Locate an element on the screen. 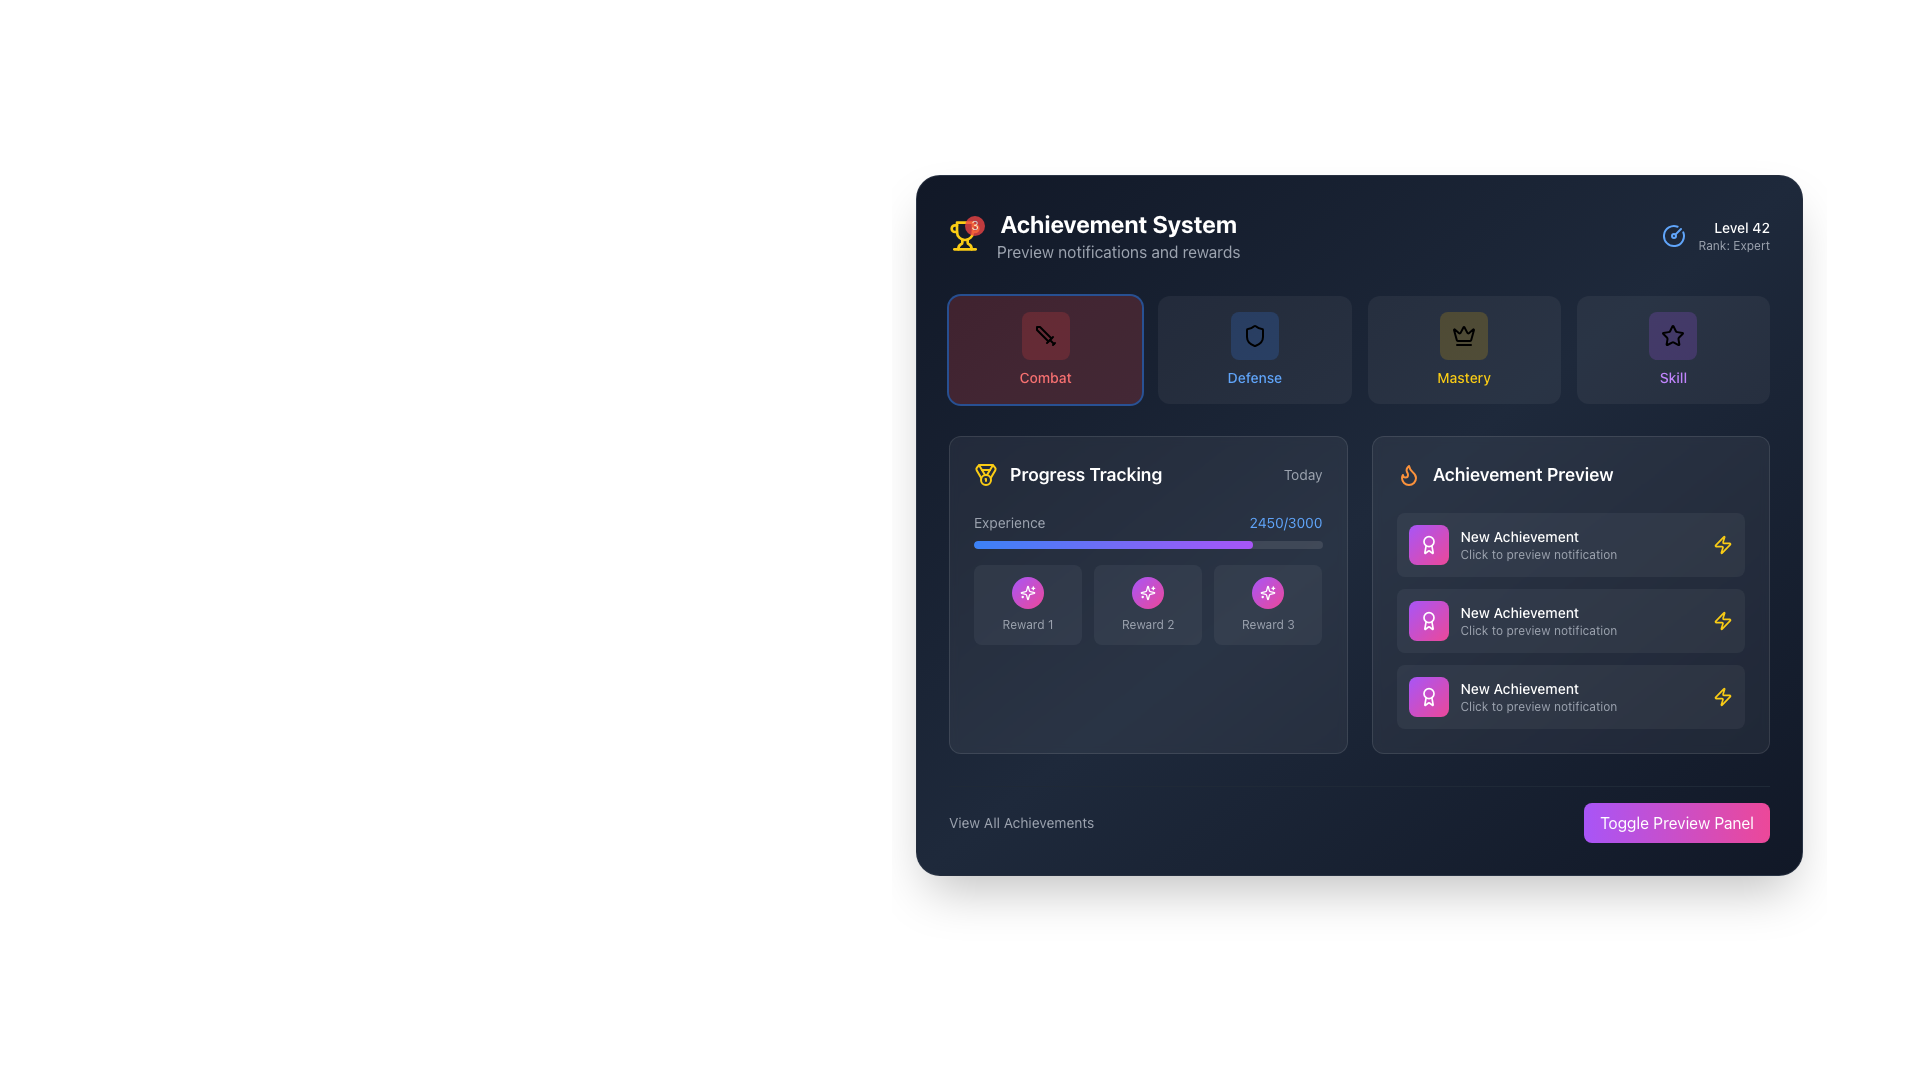  the golden trophy medal icon located to the left of the 'Achievement System' text in the top-left corner of the main blue interface is located at coordinates (985, 471).